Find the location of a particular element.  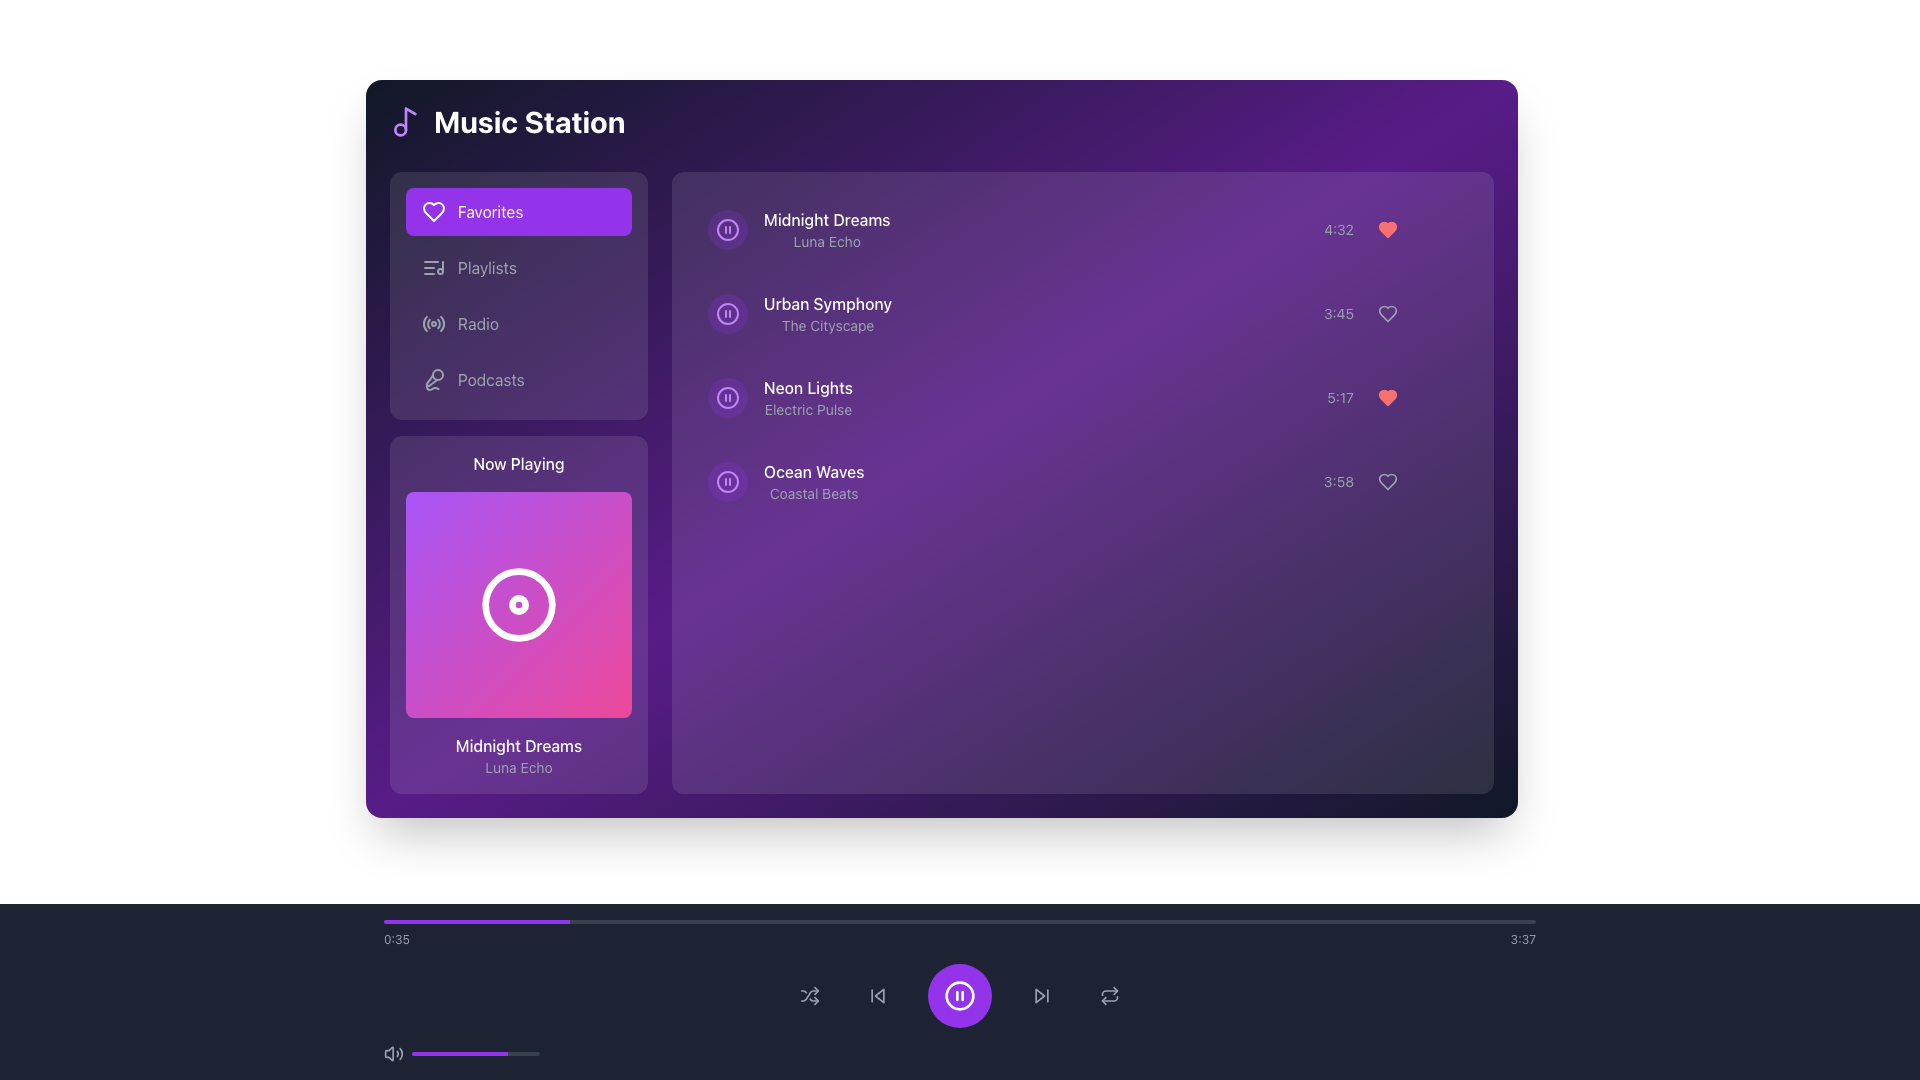

the favorite button with an icon next is located at coordinates (1386, 229).